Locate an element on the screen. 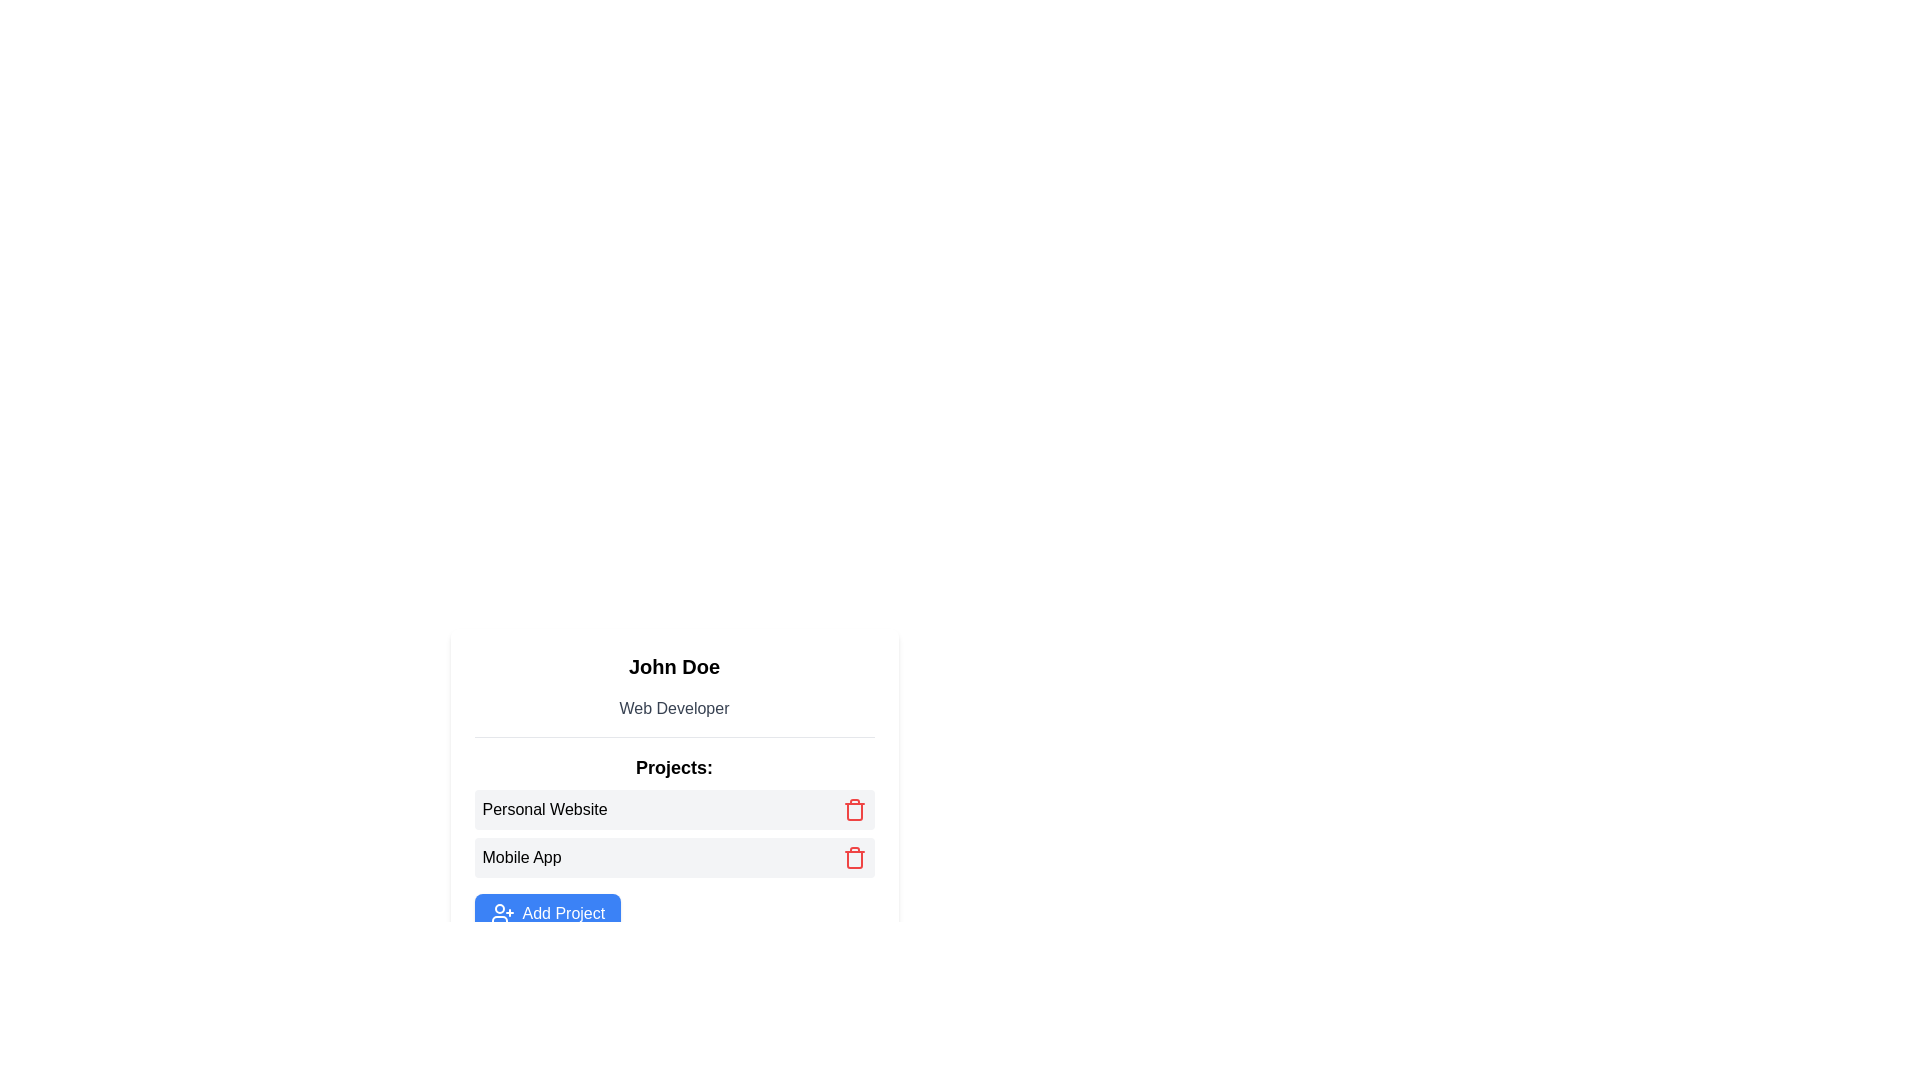 The image size is (1920, 1080). the delete button located towards the right end of the 'Personal Website' item in the 'Projects' list is located at coordinates (854, 810).